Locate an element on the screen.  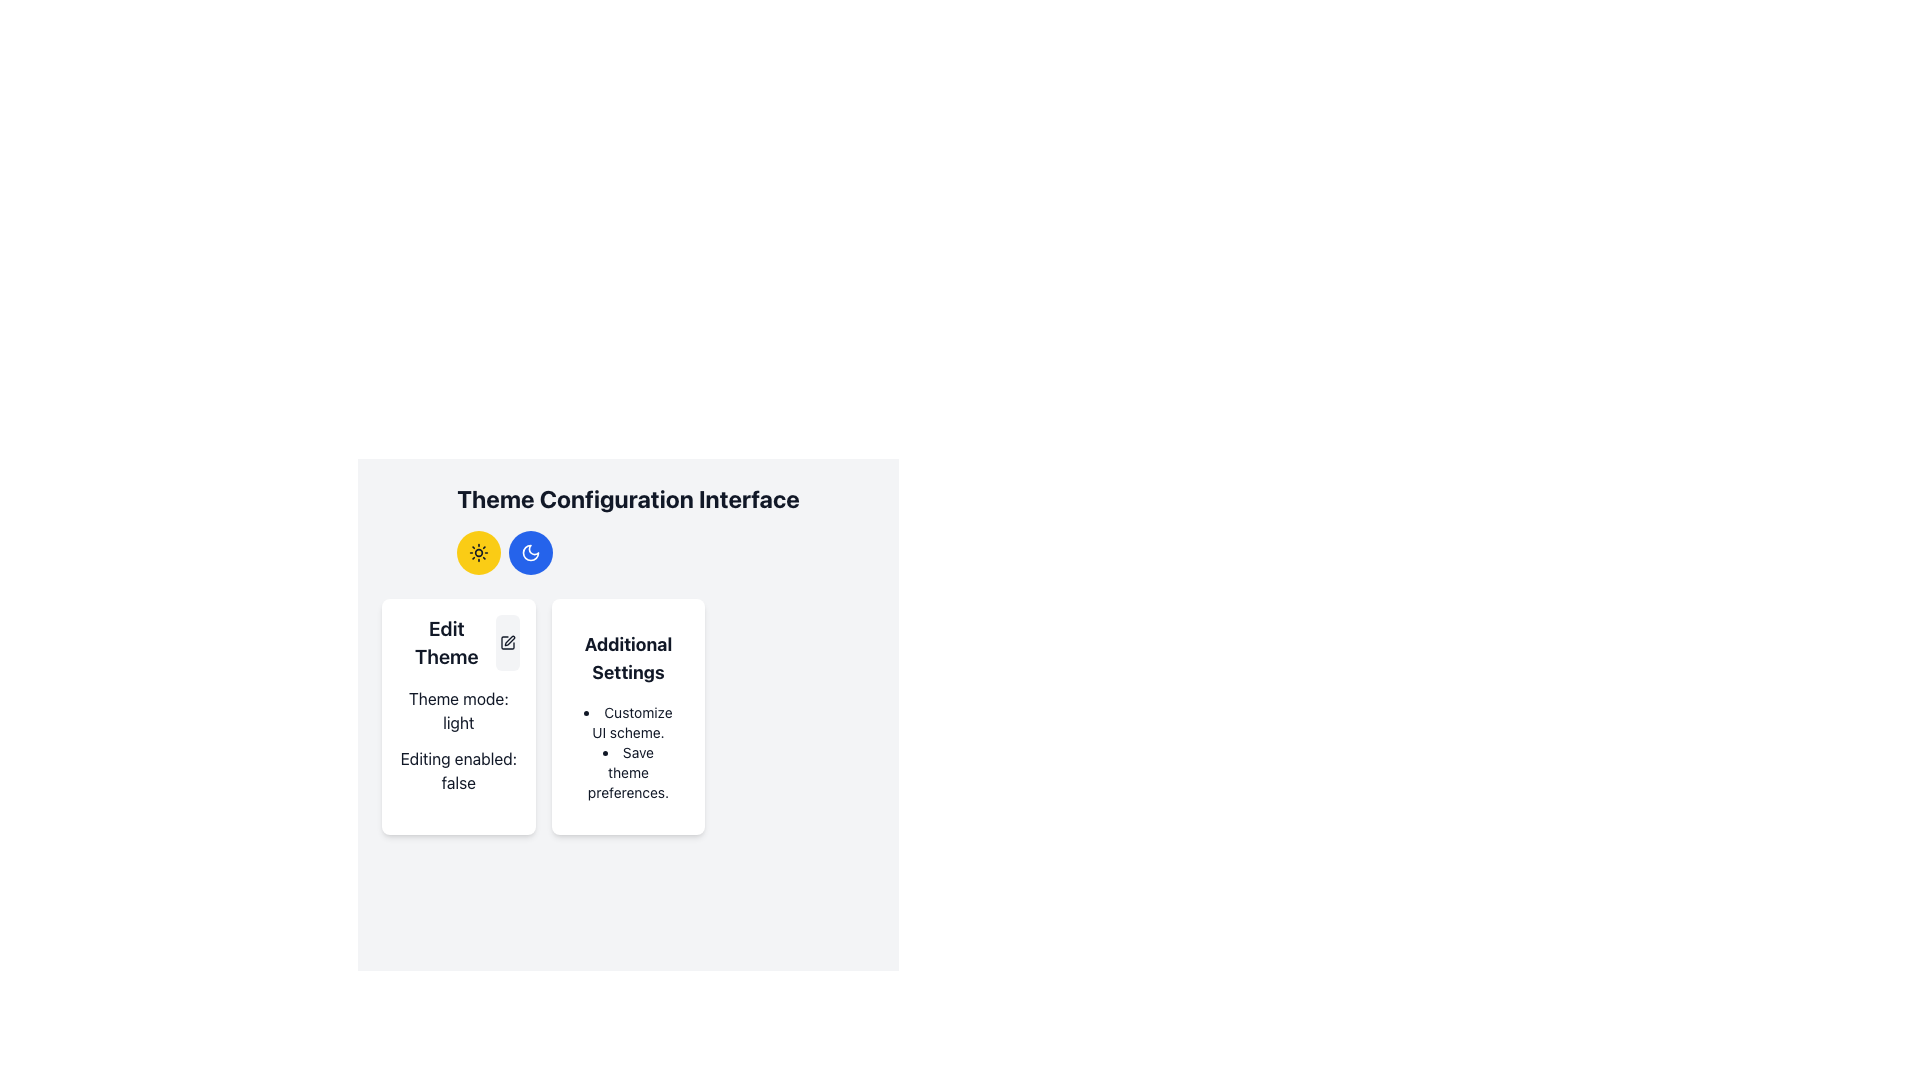
the dark mode icon embedded in the blue circular button located in the header section of the interface is located at coordinates (531, 552).